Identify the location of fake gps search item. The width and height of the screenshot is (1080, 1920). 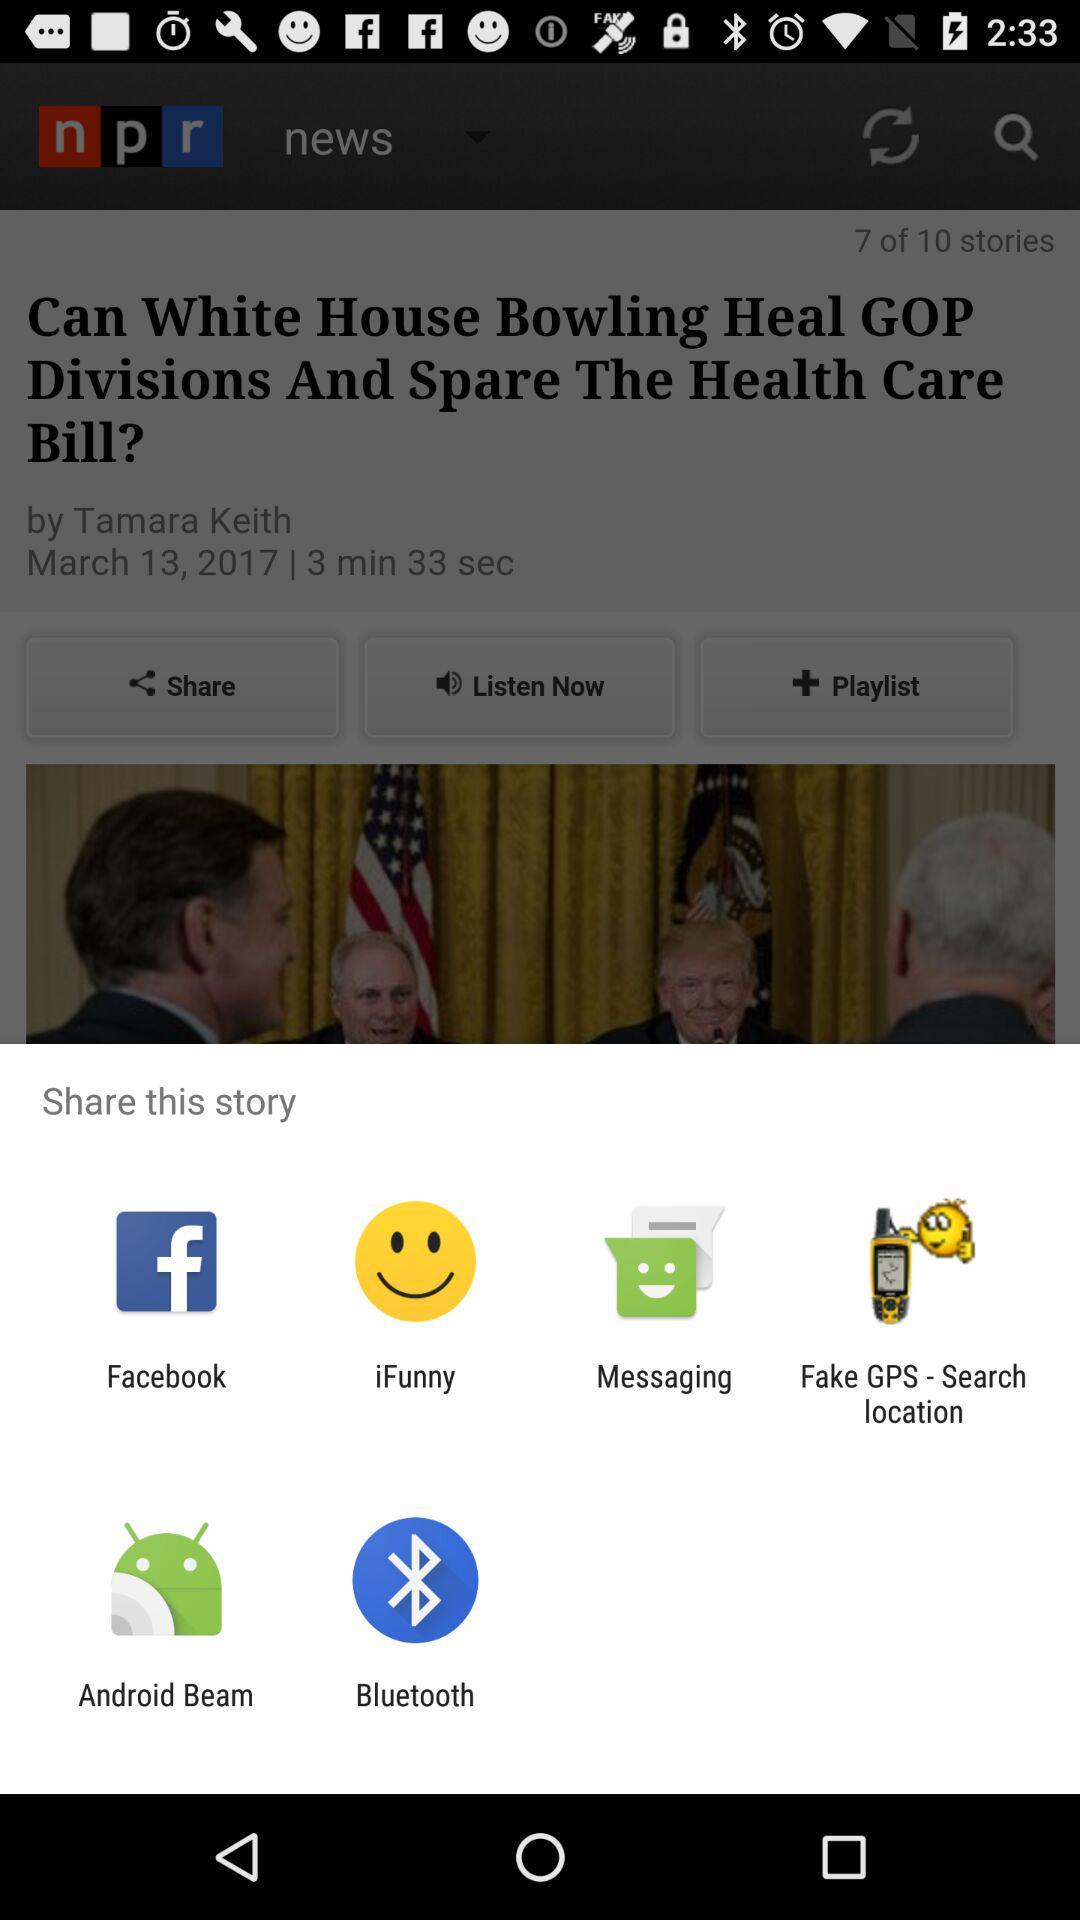
(913, 1392).